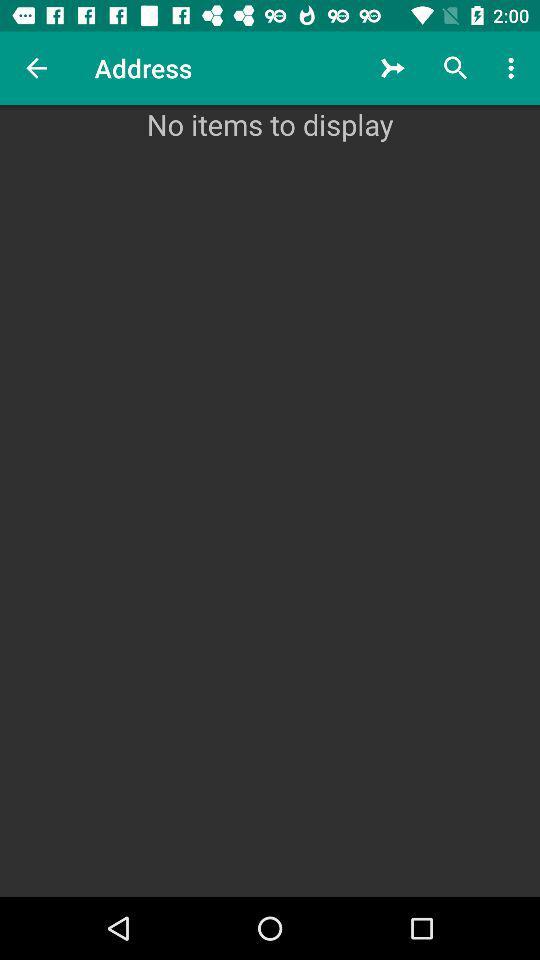 The width and height of the screenshot is (540, 960). Describe the element at coordinates (393, 68) in the screenshot. I see `the item above no items to item` at that location.